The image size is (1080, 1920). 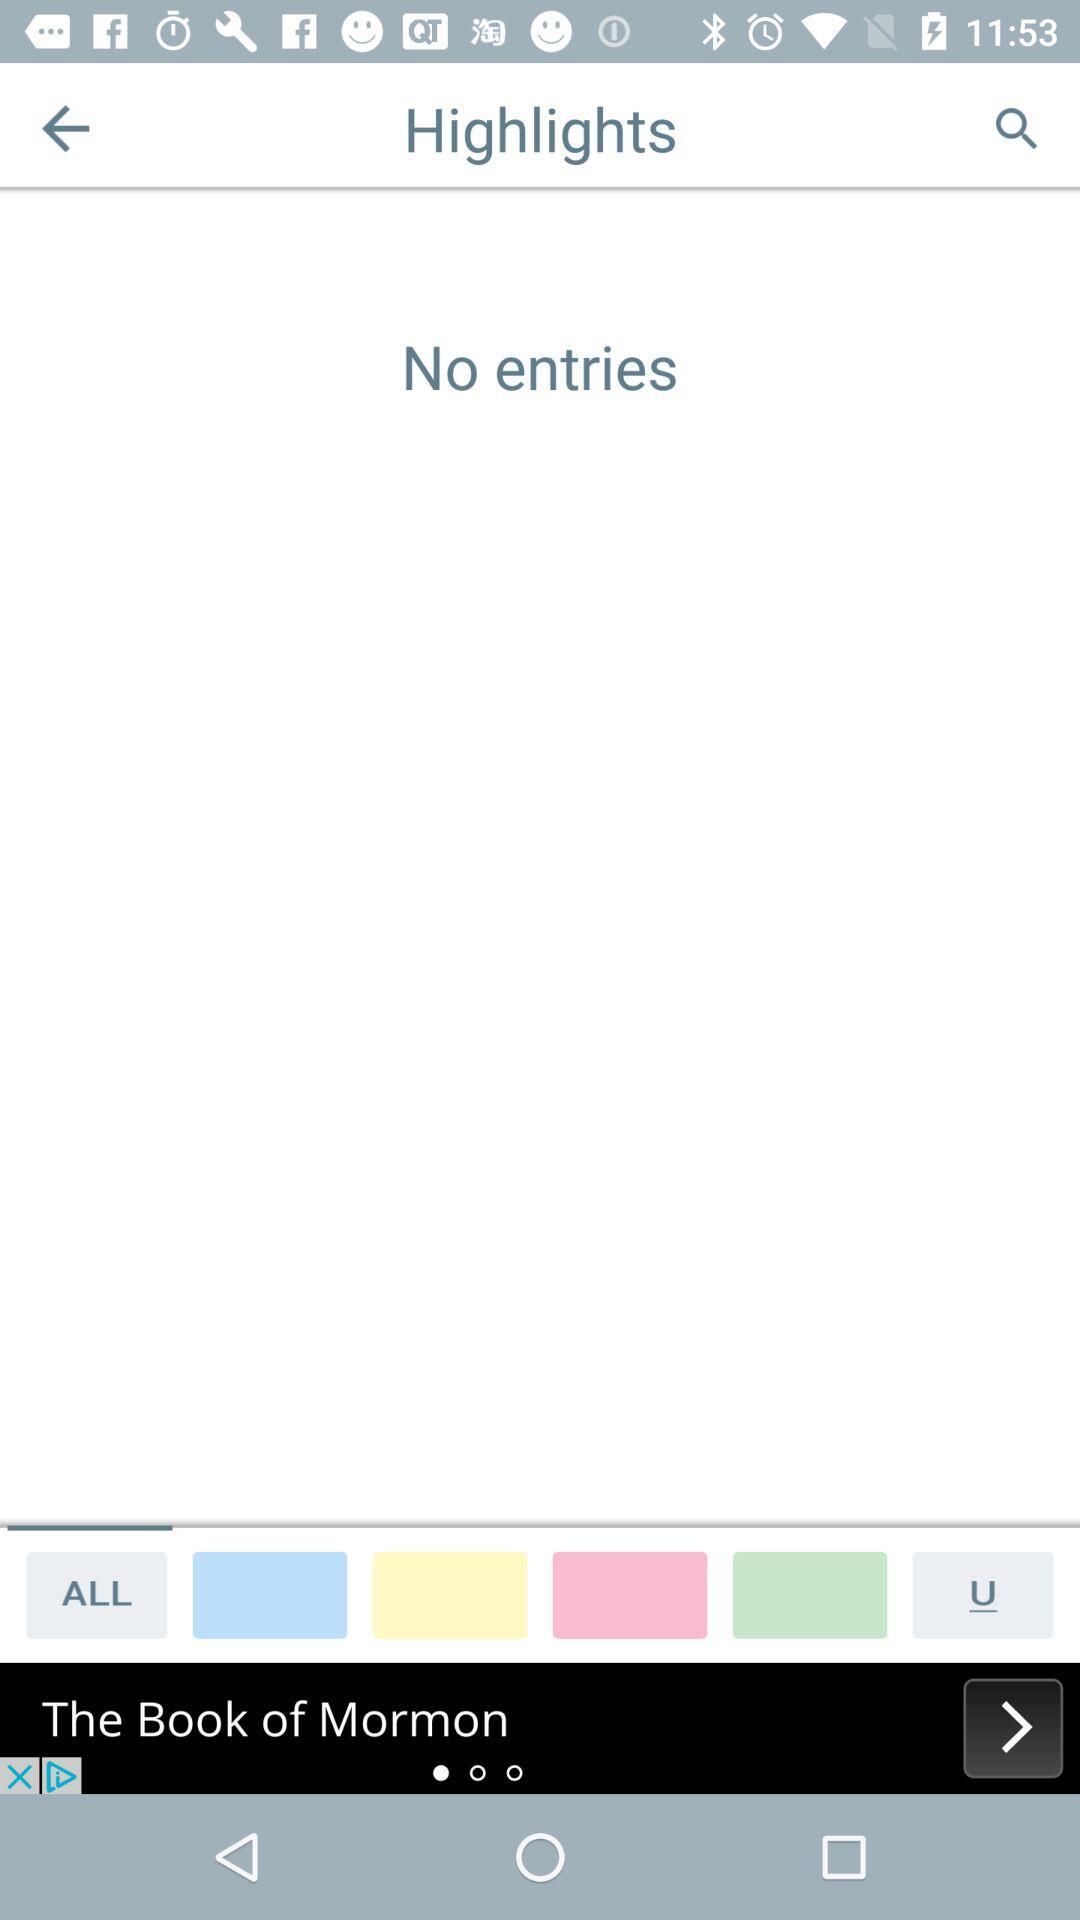 I want to click on next display, so click(x=540, y=1727).